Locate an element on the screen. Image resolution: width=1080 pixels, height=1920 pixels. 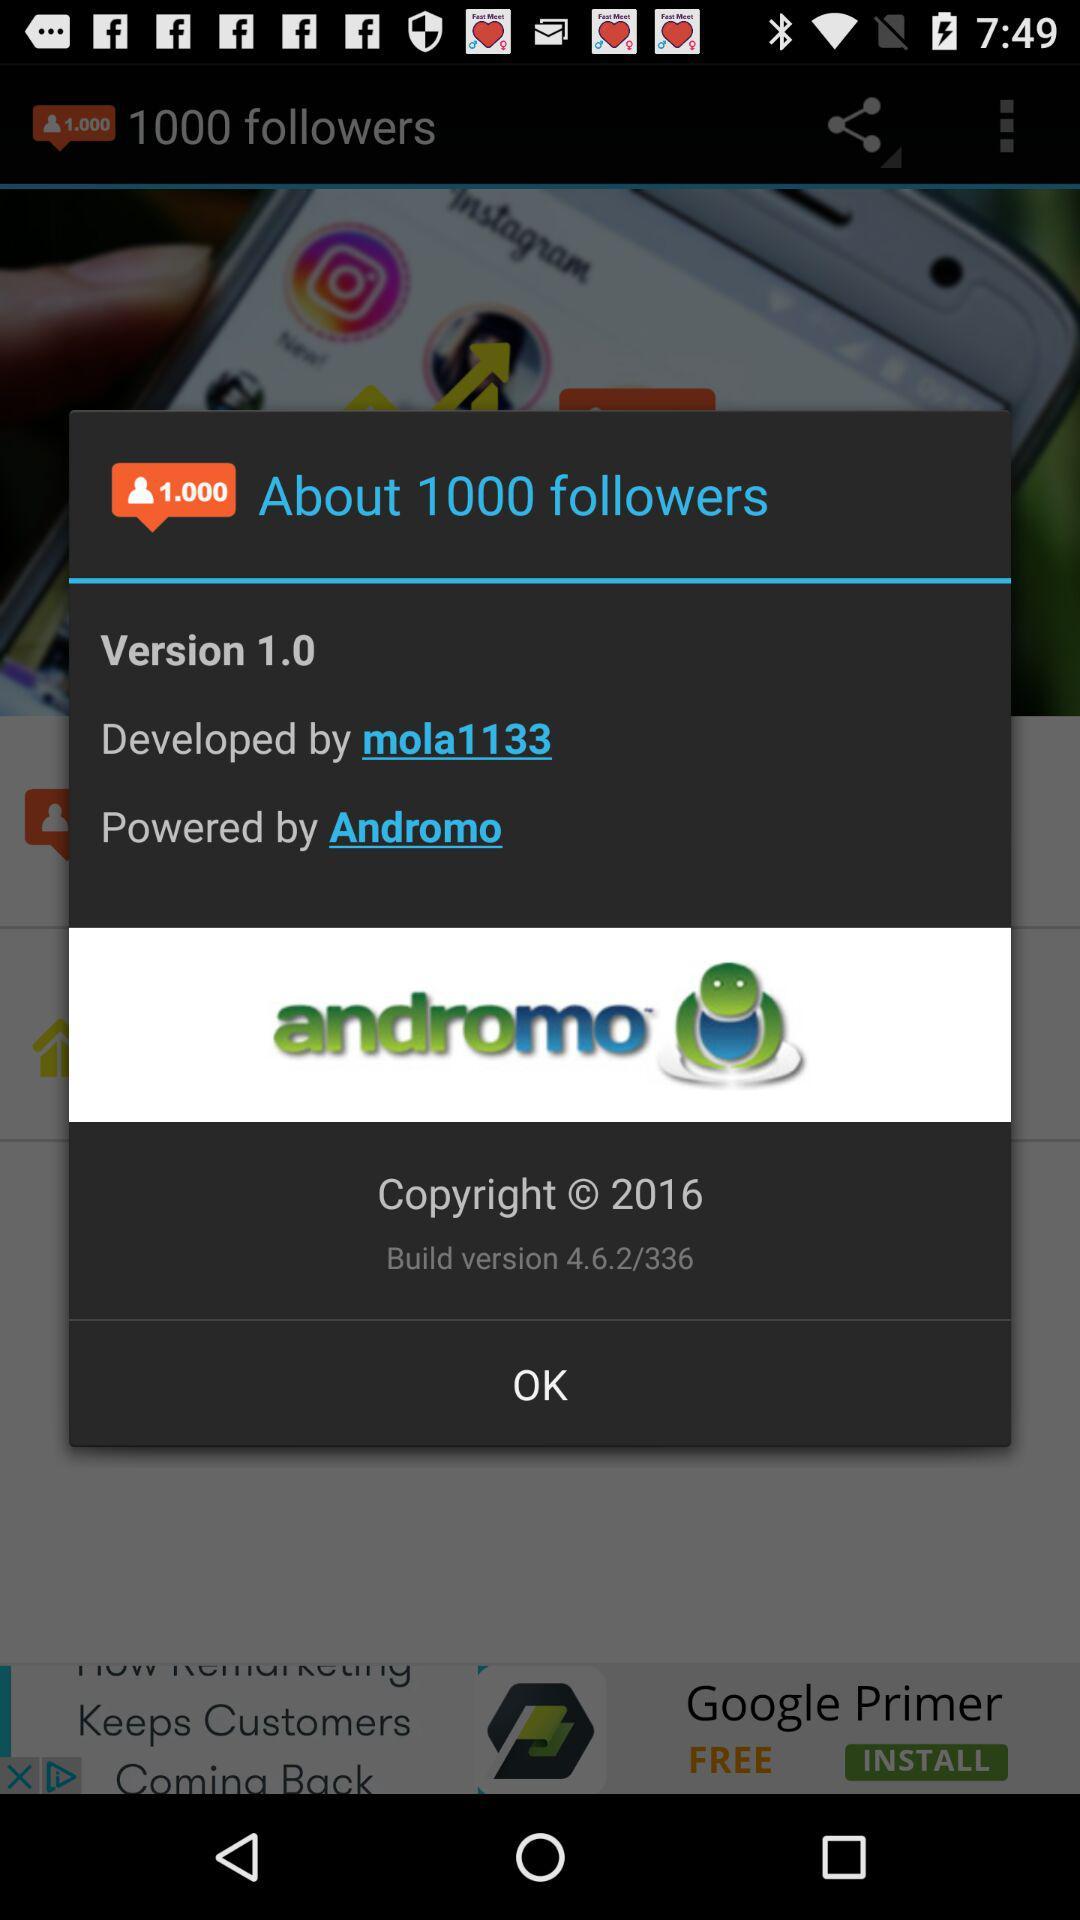
open developer 's site is located at coordinates (538, 1024).